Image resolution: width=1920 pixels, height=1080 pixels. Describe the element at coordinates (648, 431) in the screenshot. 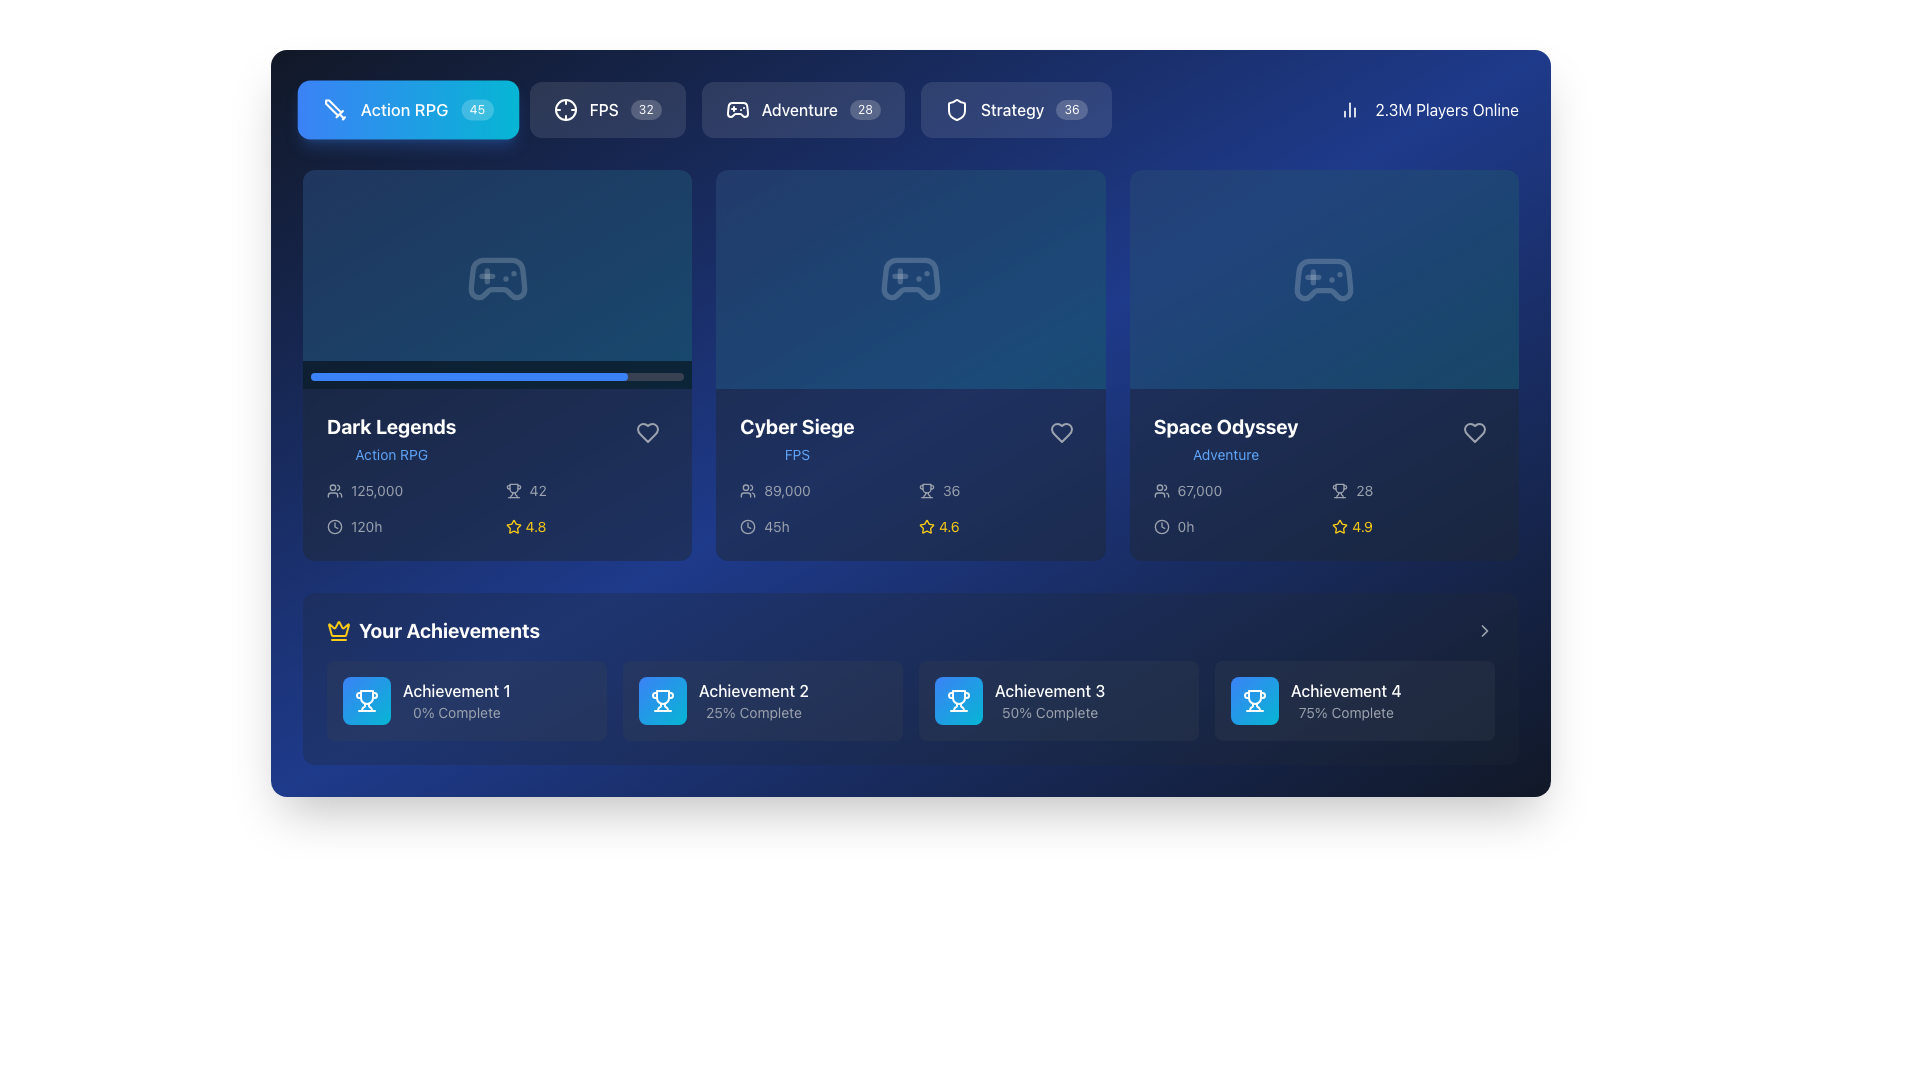

I see `the heart icon button in the top-right corner of the 'Dark Legends' game card to mark it as favorite` at that location.